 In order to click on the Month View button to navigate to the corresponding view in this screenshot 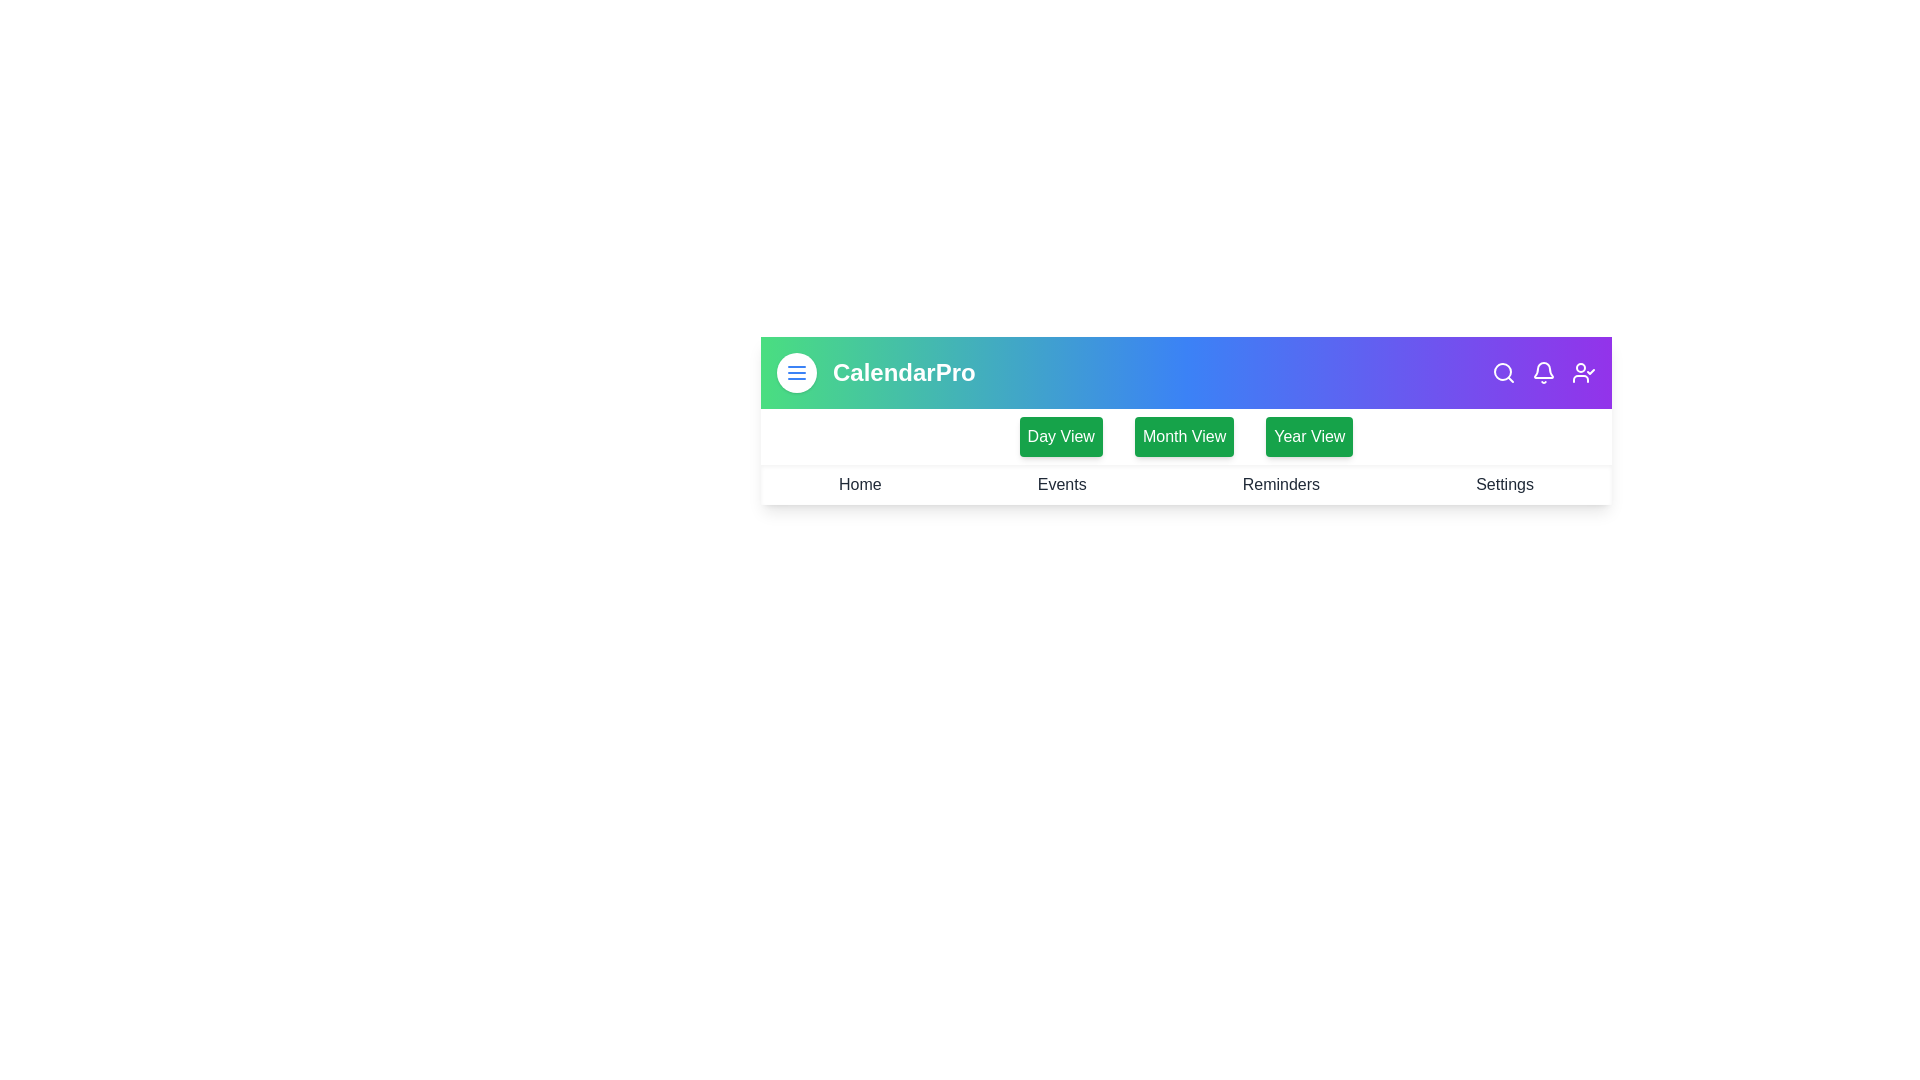, I will do `click(1184, 435)`.